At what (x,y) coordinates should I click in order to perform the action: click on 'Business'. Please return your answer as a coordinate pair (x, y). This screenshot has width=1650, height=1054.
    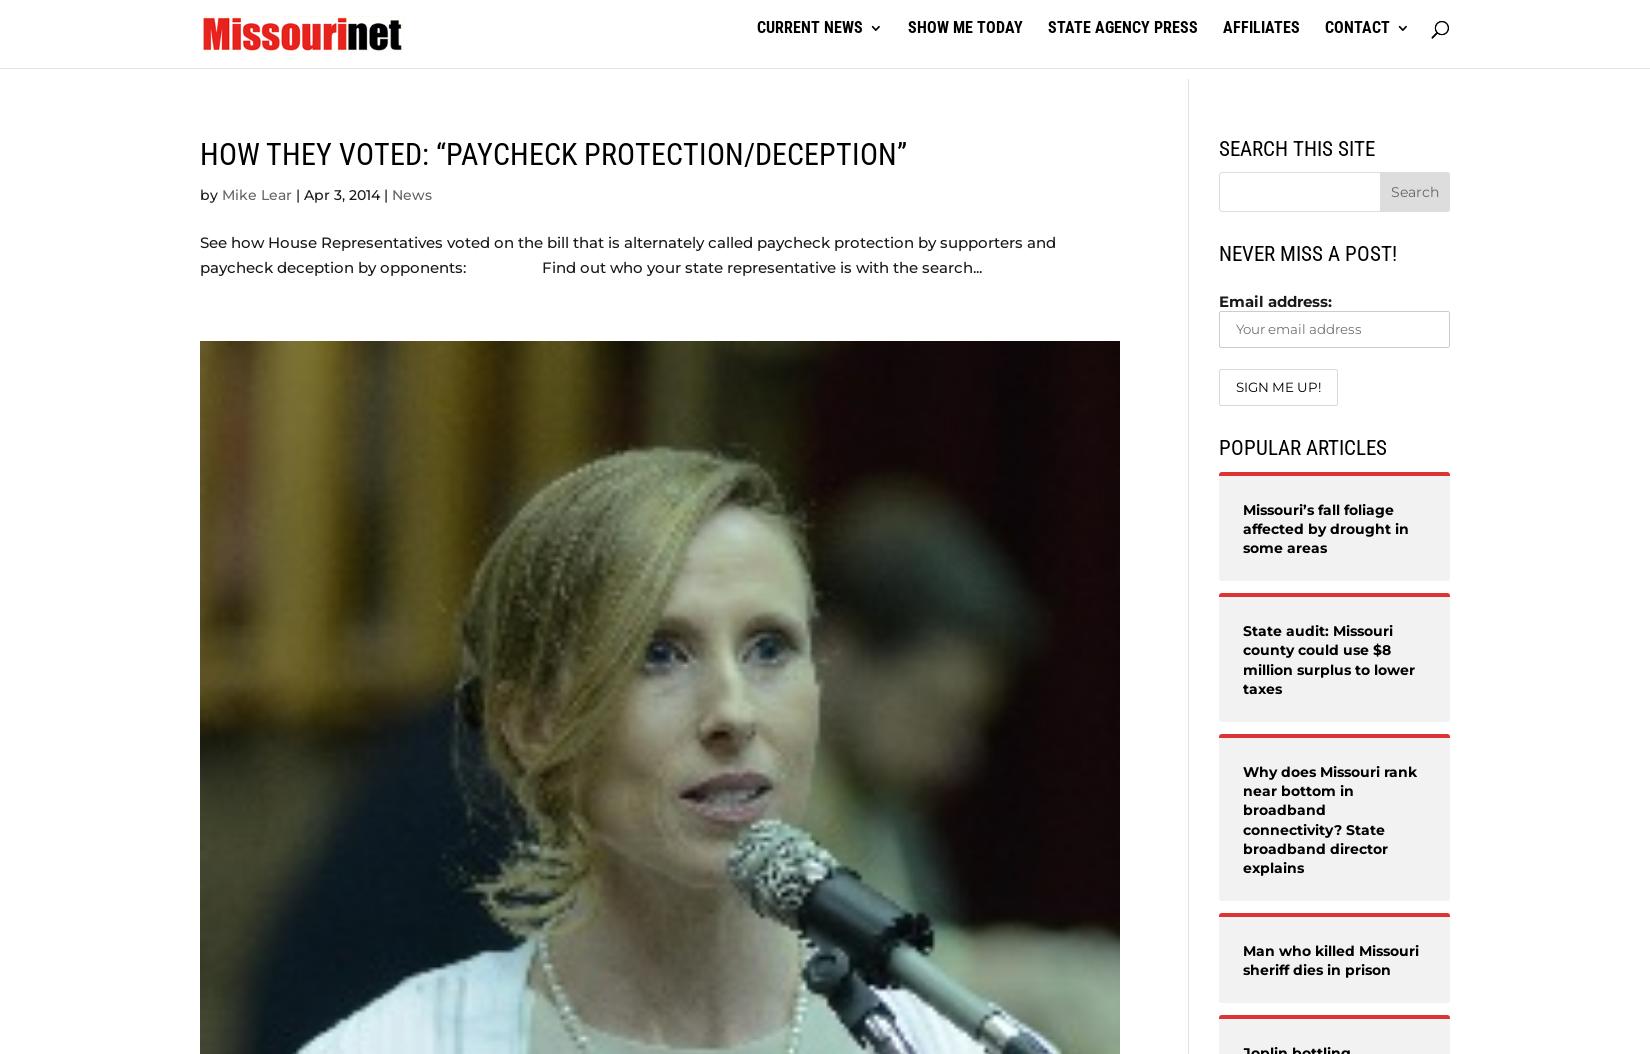
    Looking at the image, I should click on (675, 126).